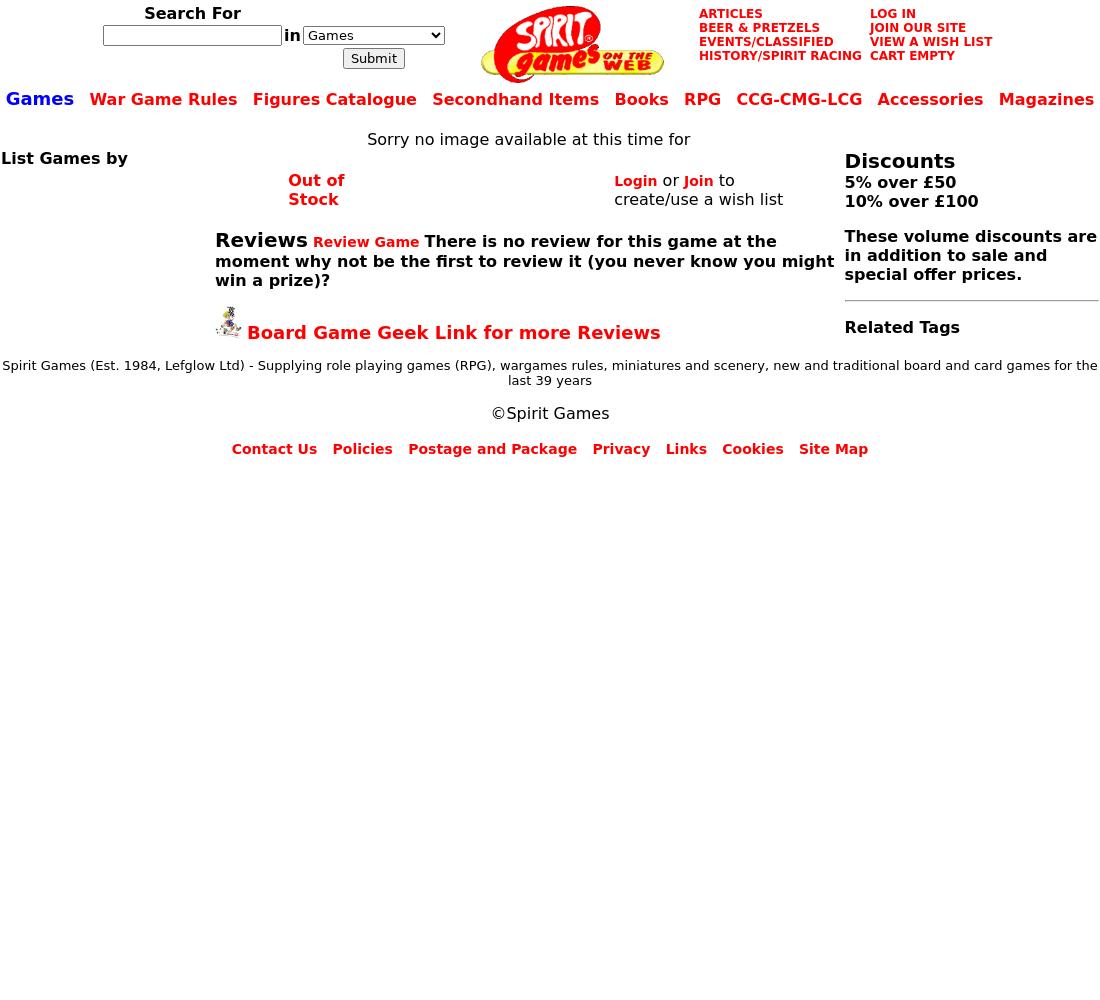 This screenshot has width=1100, height=1000. Describe the element at coordinates (930, 98) in the screenshot. I see `'Accessories'` at that location.